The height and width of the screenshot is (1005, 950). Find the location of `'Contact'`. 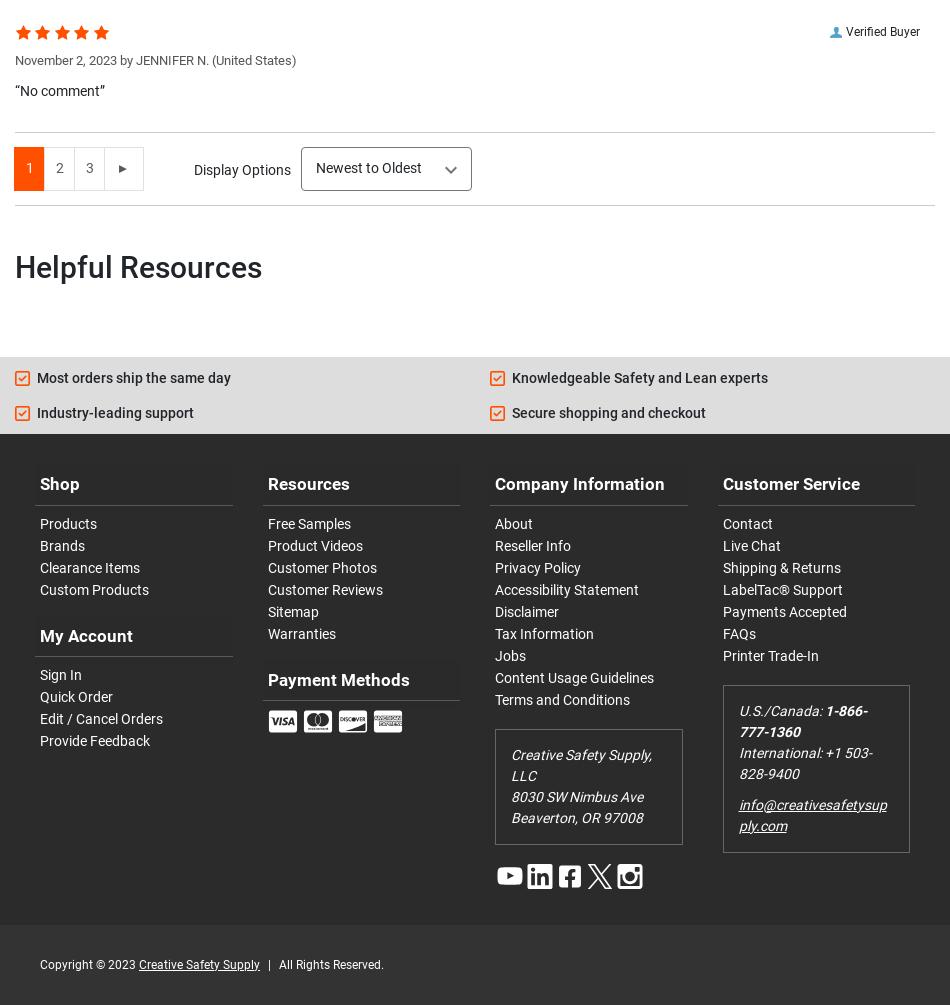

'Contact' is located at coordinates (745, 522).